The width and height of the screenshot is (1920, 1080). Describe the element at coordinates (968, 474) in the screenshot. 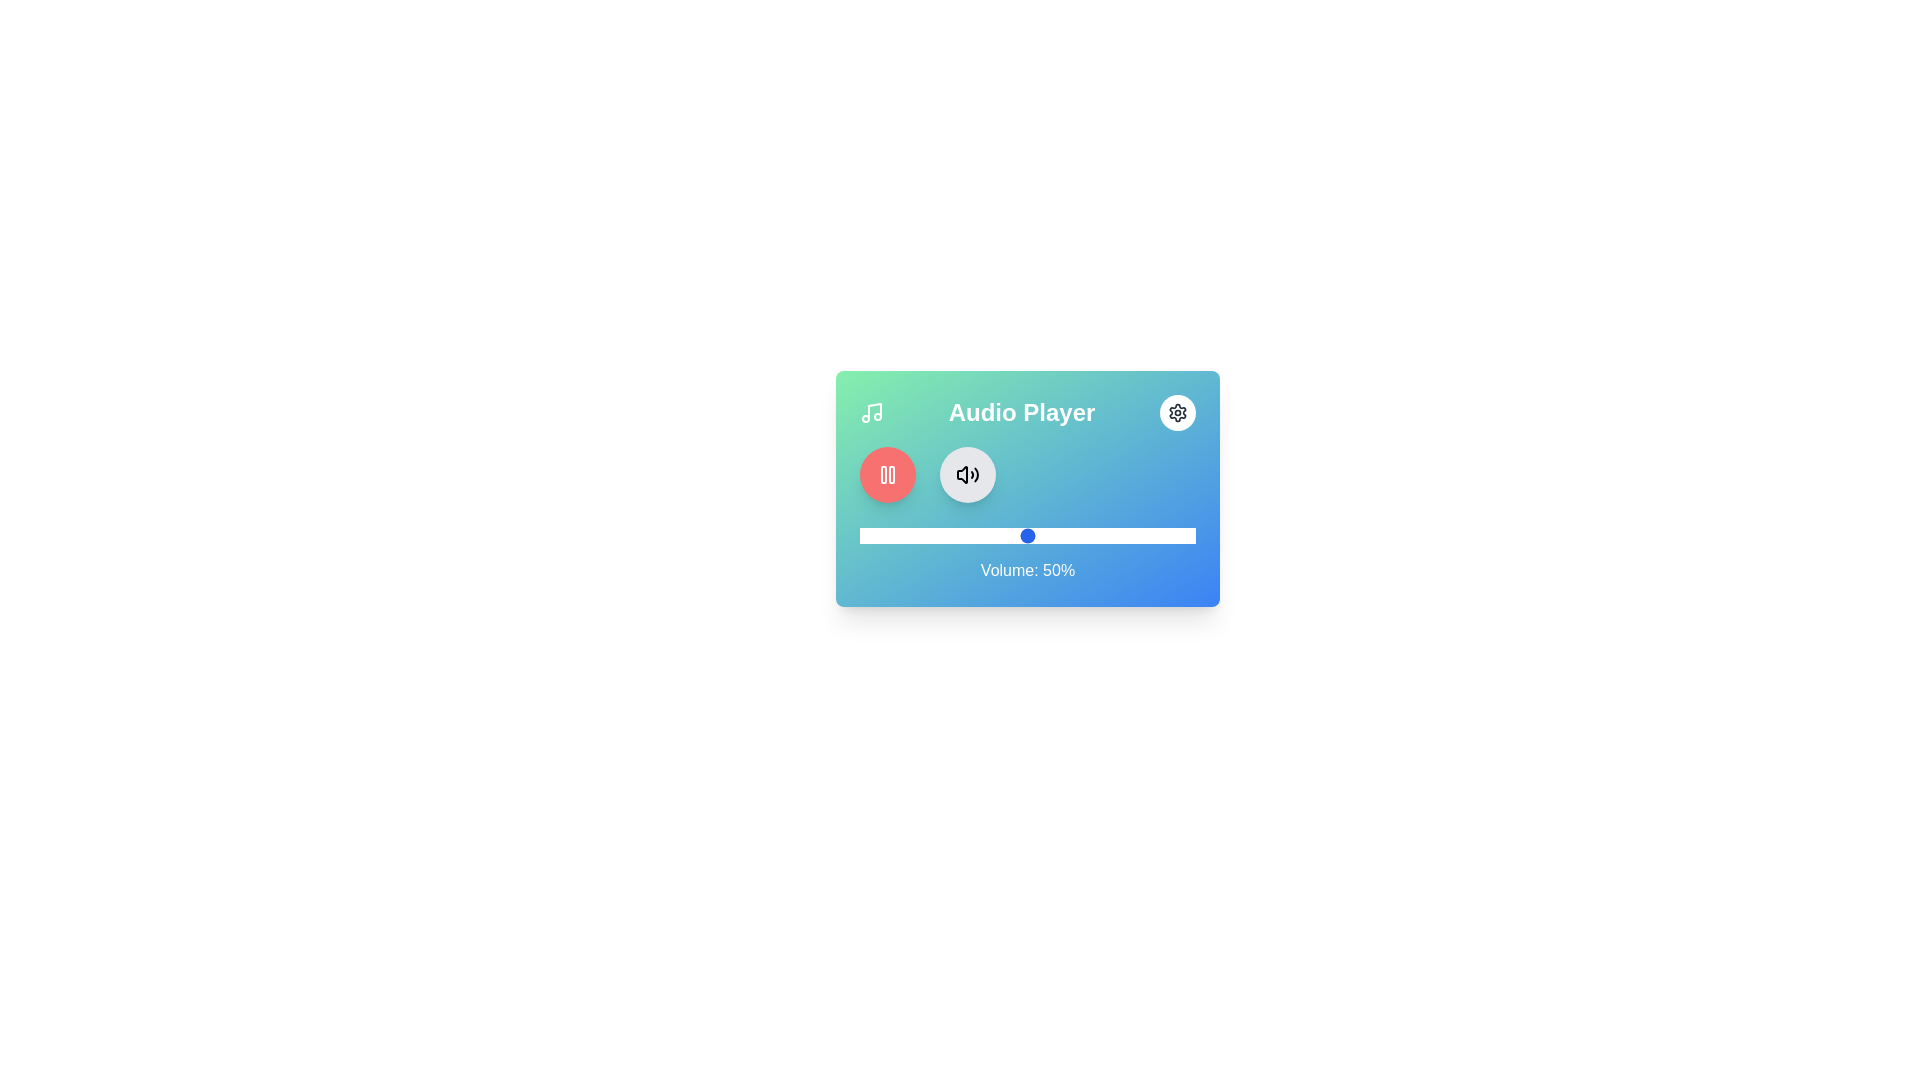

I see `the circular button with a gray background and speaker icon, located to the right of the red pause button` at that location.